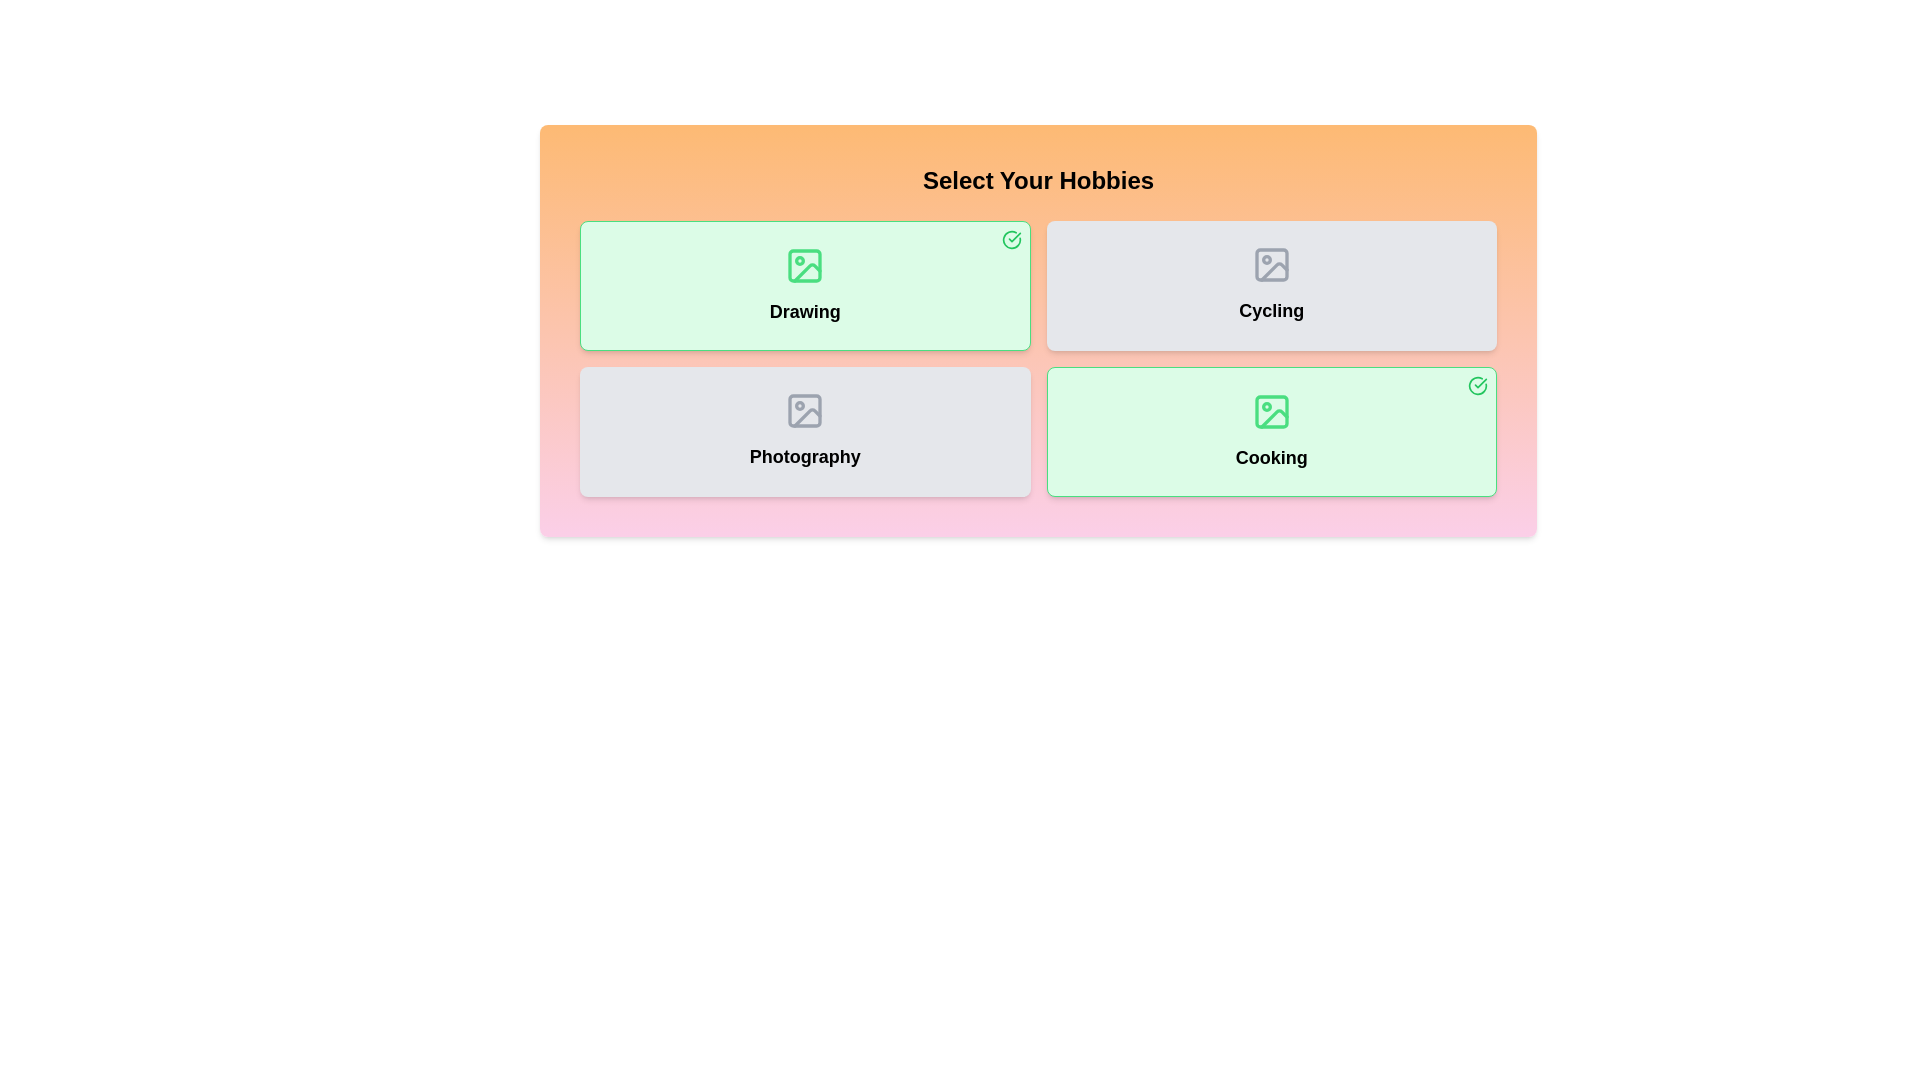 This screenshot has width=1920, height=1080. Describe the element at coordinates (1270, 411) in the screenshot. I see `the image icon of the hobby card corresponding to Cooking` at that location.